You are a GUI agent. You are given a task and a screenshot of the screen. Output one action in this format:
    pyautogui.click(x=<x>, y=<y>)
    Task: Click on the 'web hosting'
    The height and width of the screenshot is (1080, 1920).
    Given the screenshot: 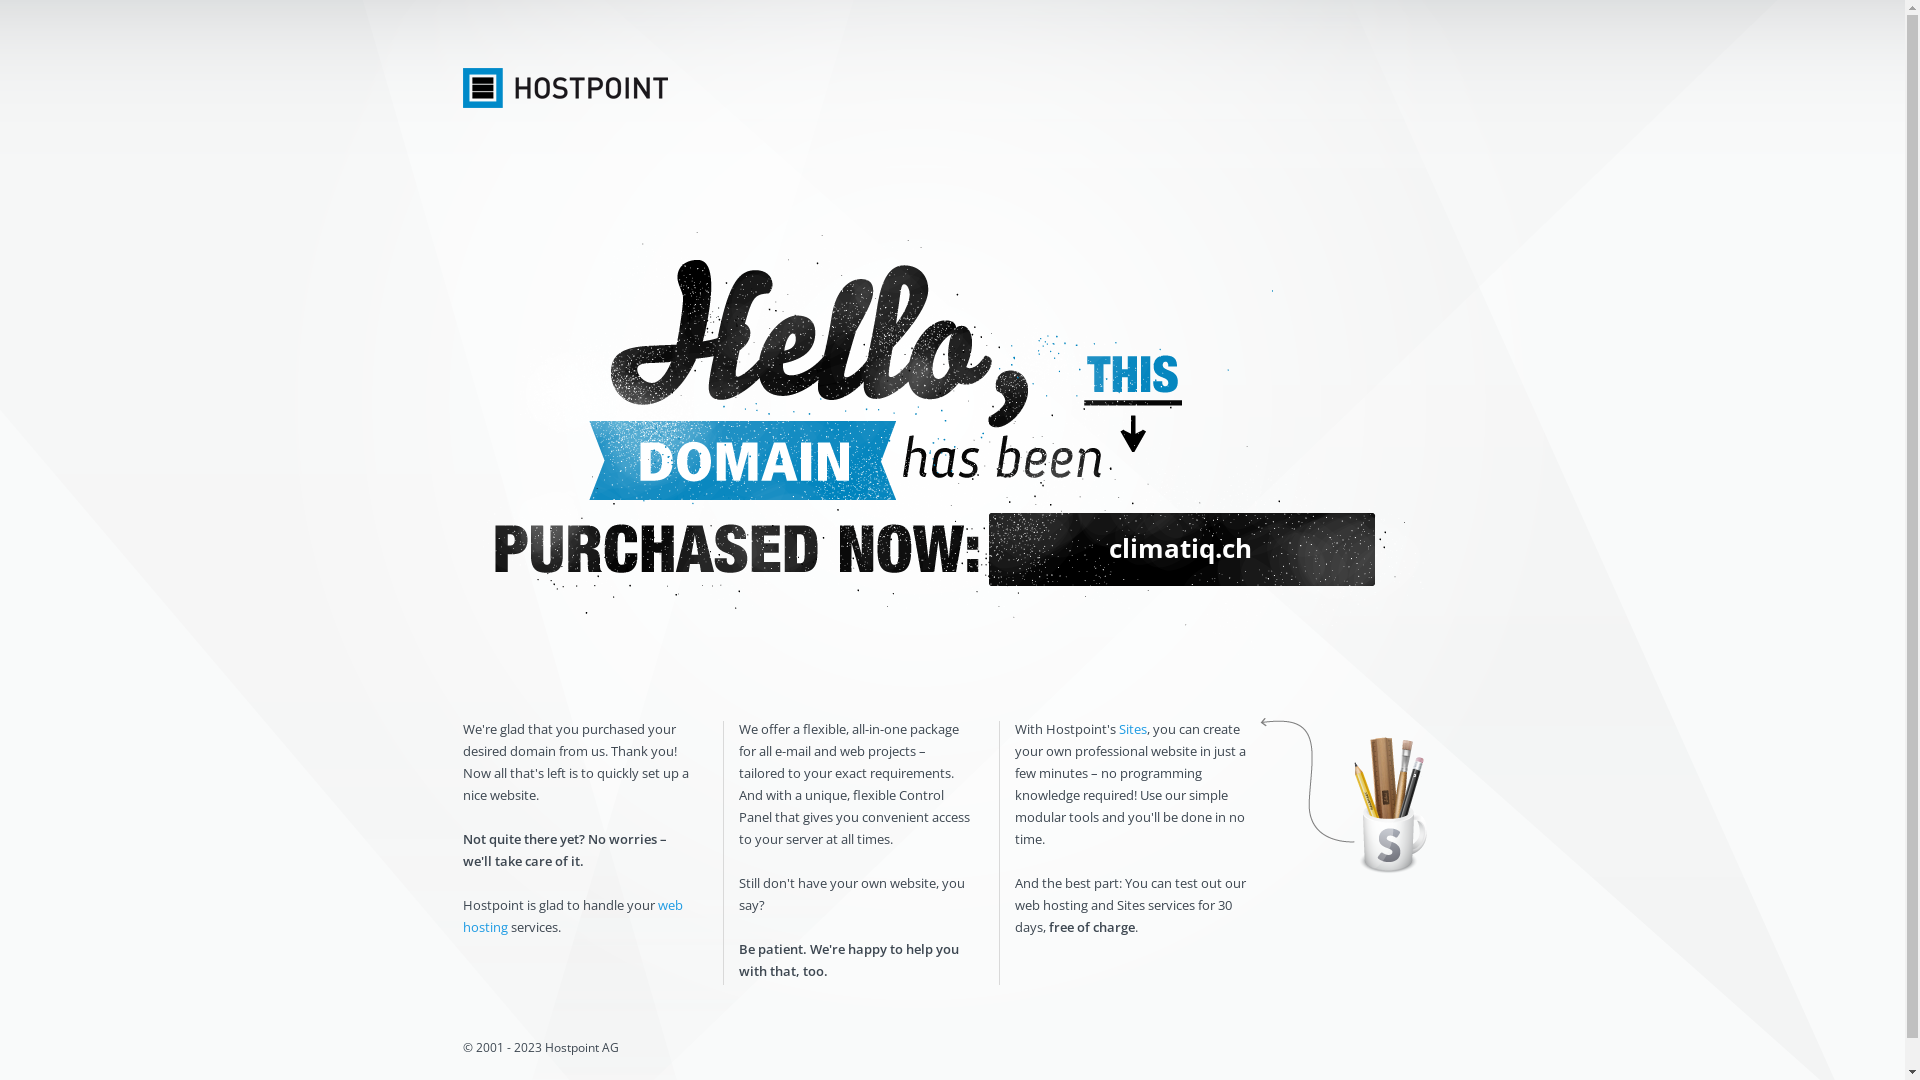 What is the action you would take?
    pyautogui.click(x=570, y=915)
    